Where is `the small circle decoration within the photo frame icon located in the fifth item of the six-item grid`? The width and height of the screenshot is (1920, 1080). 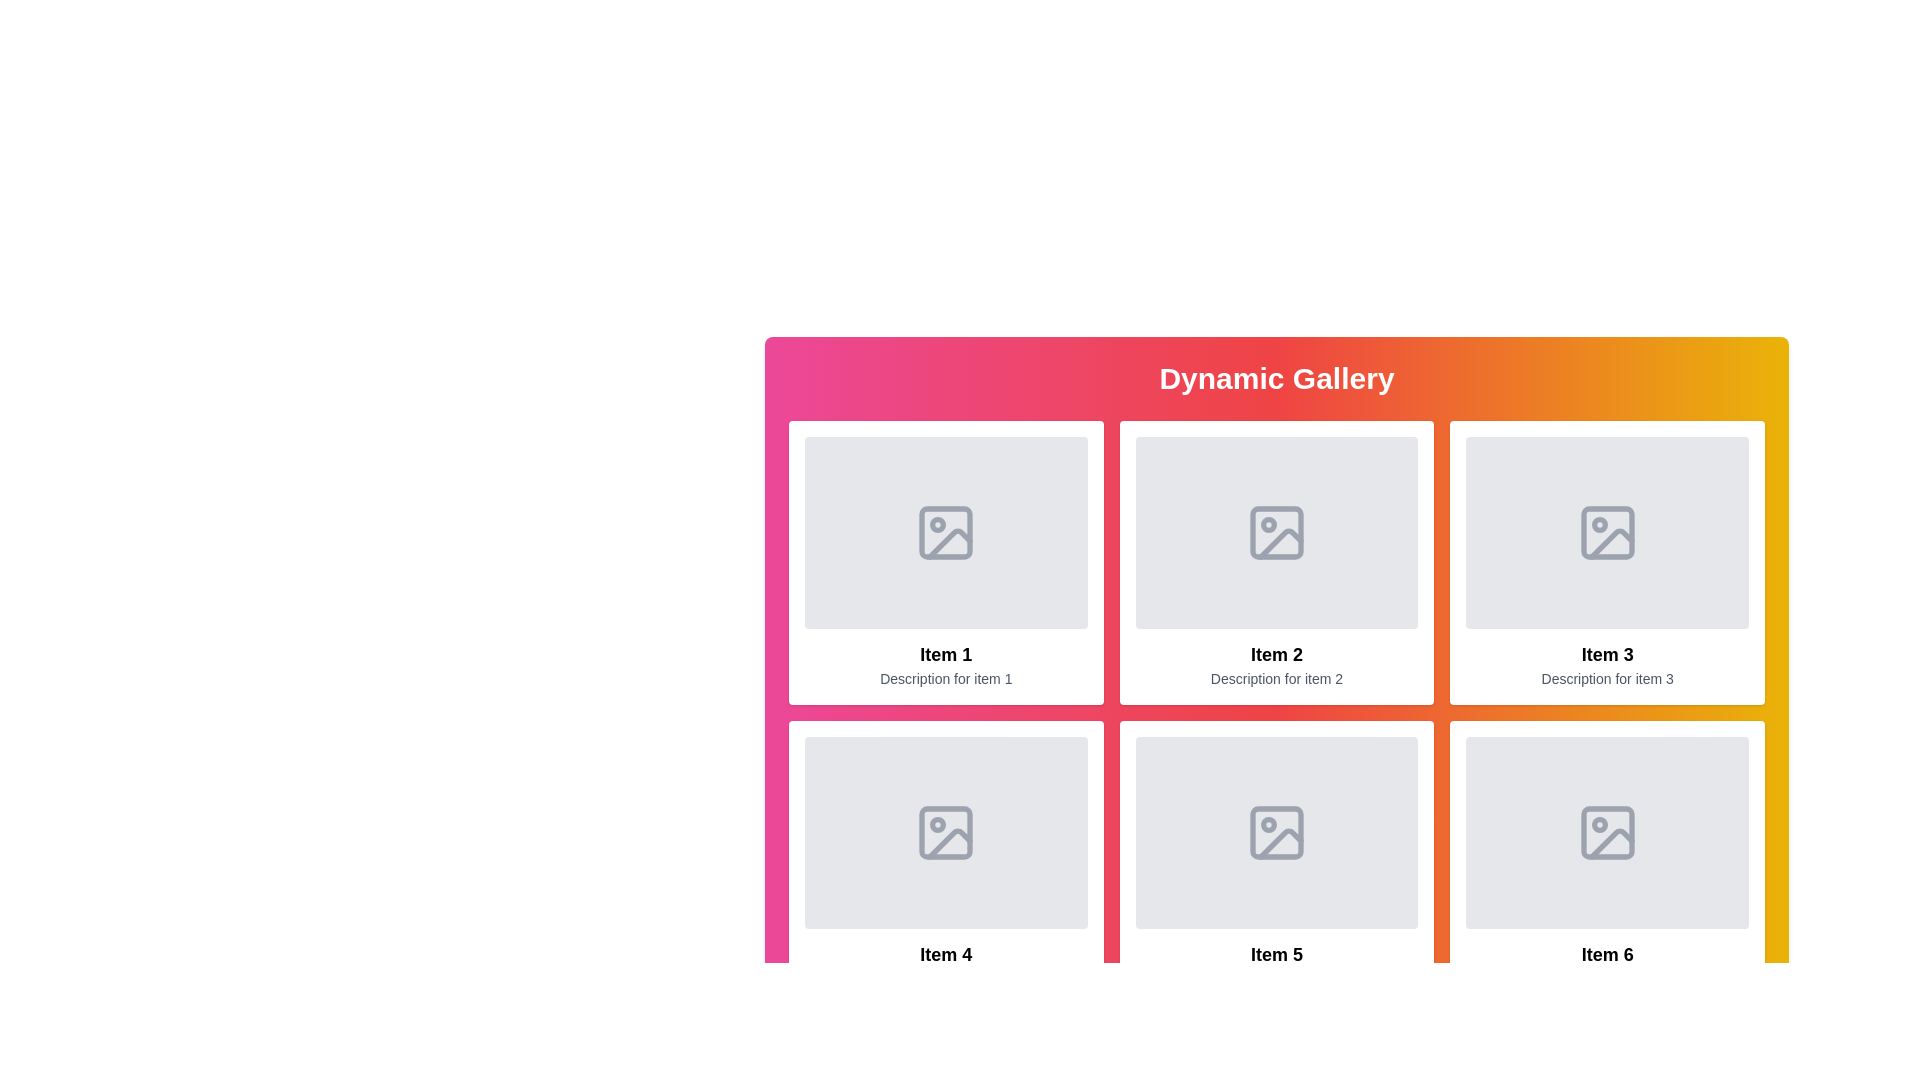
the small circle decoration within the photo frame icon located in the fifth item of the six-item grid is located at coordinates (1267, 825).